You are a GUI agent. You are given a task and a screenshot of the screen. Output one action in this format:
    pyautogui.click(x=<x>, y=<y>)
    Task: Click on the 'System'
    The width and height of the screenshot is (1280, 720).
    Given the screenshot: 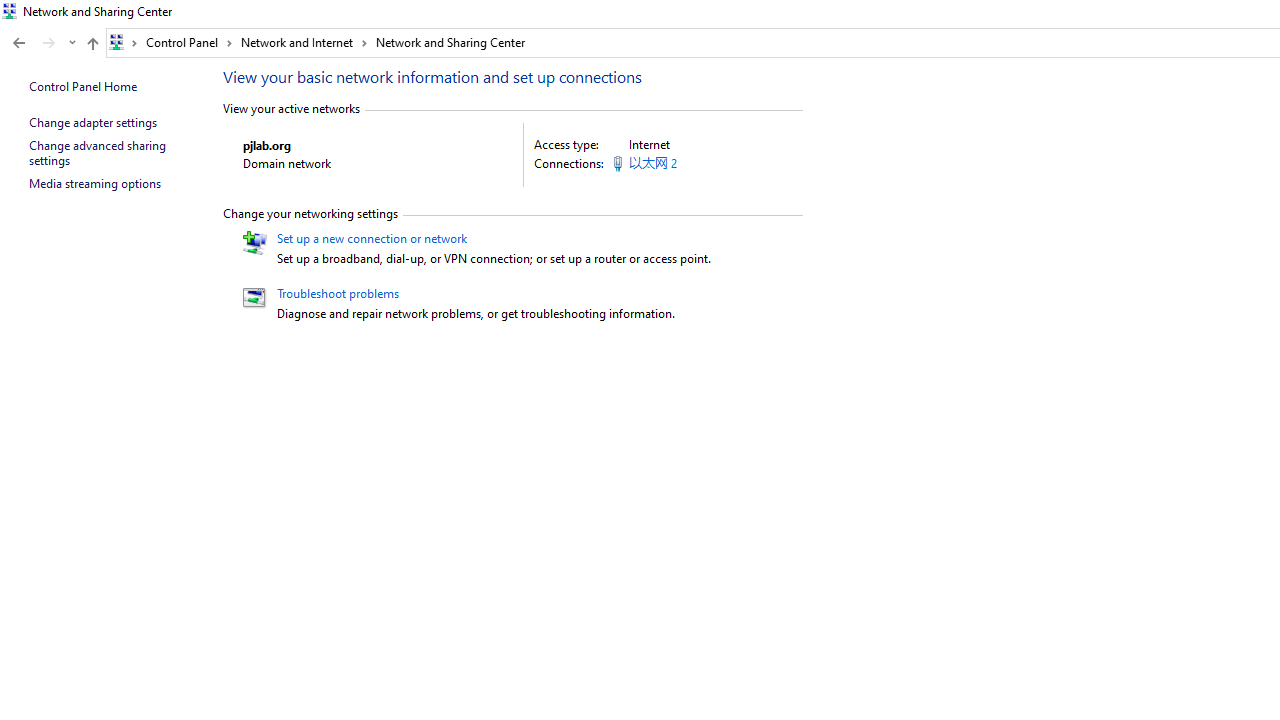 What is the action you would take?
    pyautogui.click(x=10, y=11)
    